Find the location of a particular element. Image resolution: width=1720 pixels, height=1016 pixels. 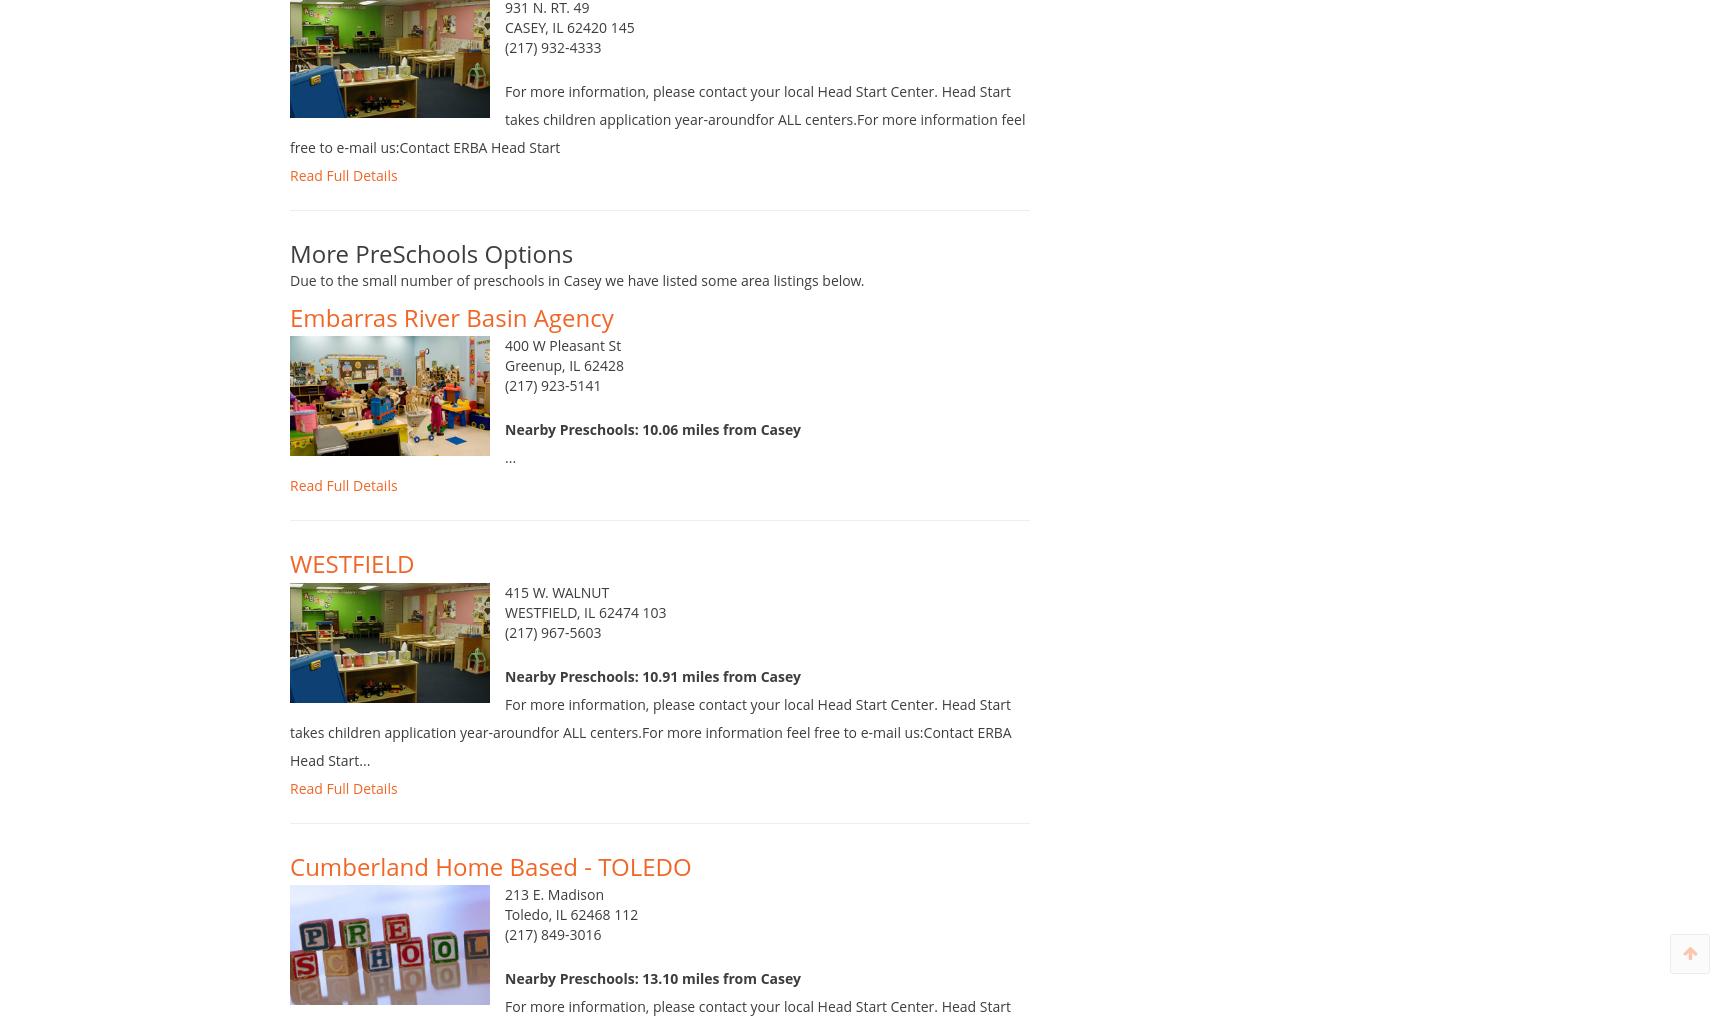

'WESTFIELD, IL 62474 103' is located at coordinates (584, 633).